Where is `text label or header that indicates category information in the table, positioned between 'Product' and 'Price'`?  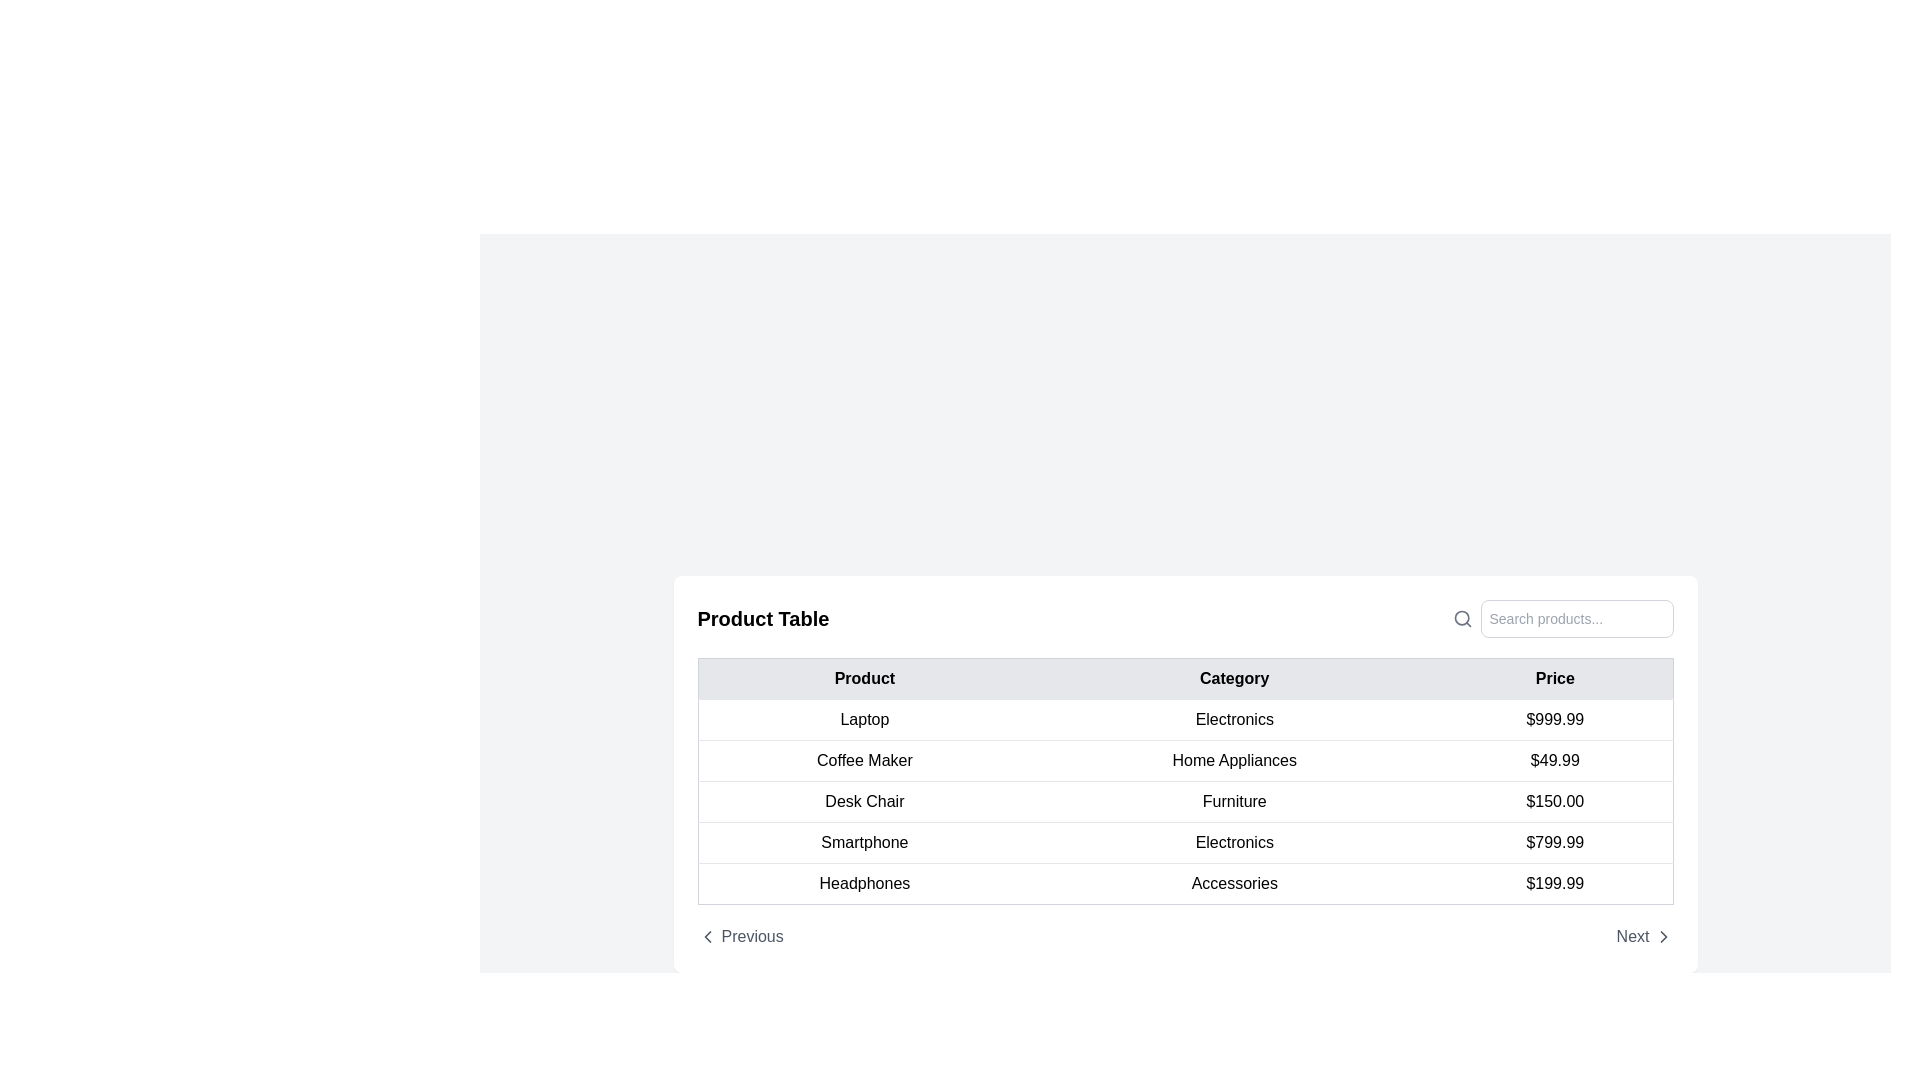
text label or header that indicates category information in the table, positioned between 'Product' and 'Price' is located at coordinates (1233, 677).